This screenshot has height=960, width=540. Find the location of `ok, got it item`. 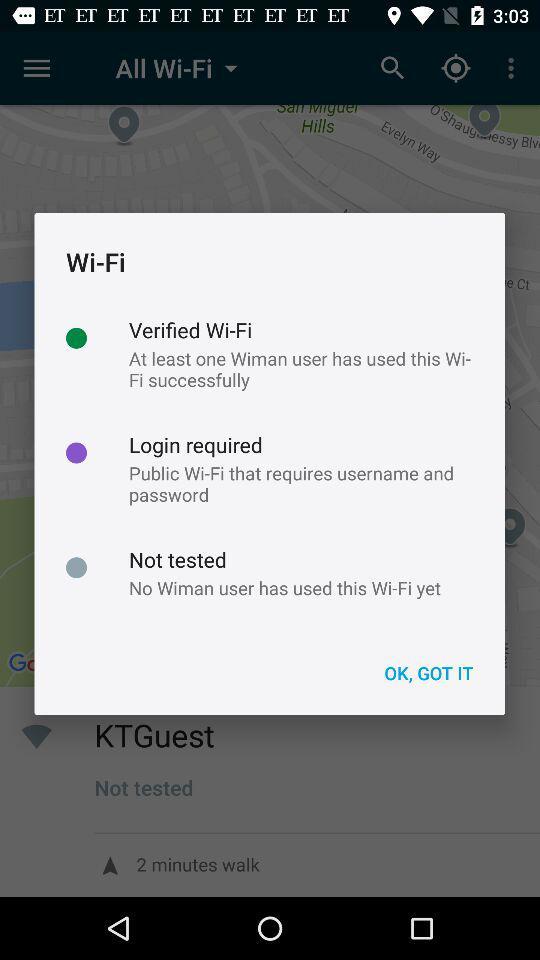

ok, got it item is located at coordinates (427, 673).